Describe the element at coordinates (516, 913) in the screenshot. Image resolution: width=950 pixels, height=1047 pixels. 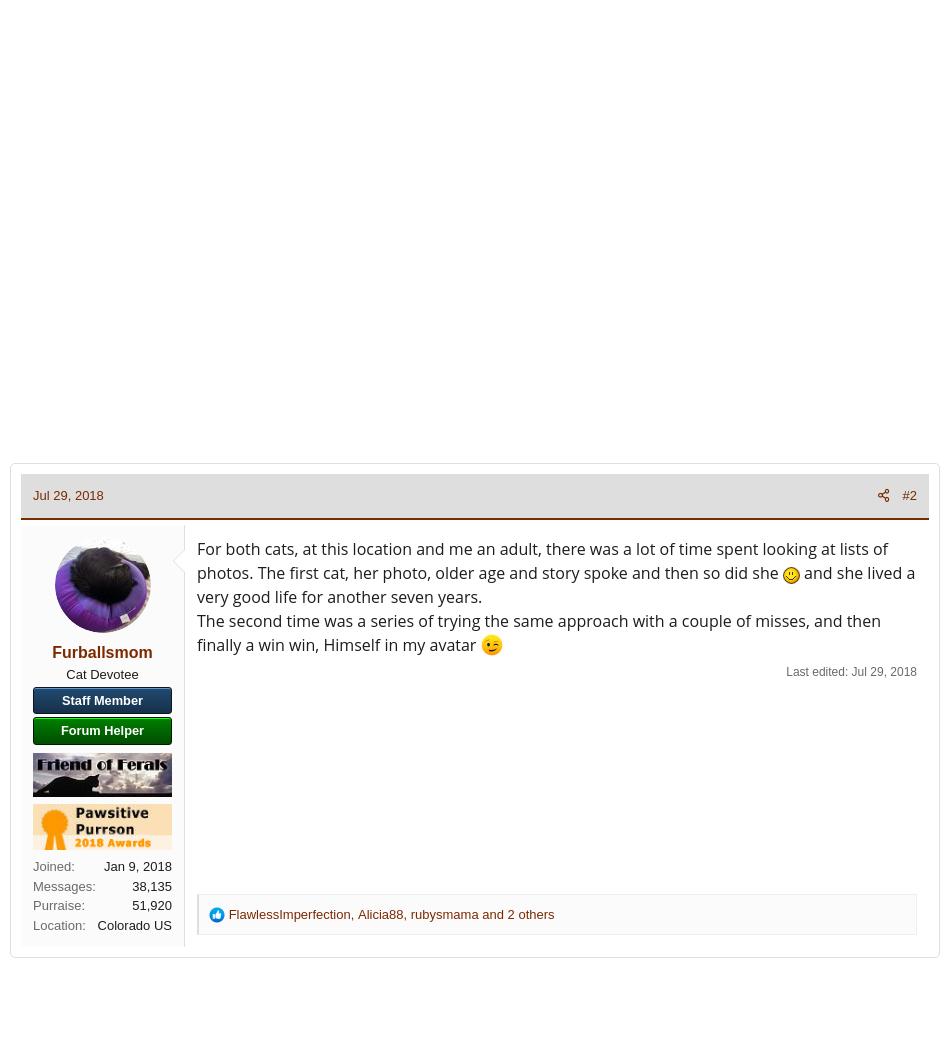
I see `'and 2 others'` at that location.